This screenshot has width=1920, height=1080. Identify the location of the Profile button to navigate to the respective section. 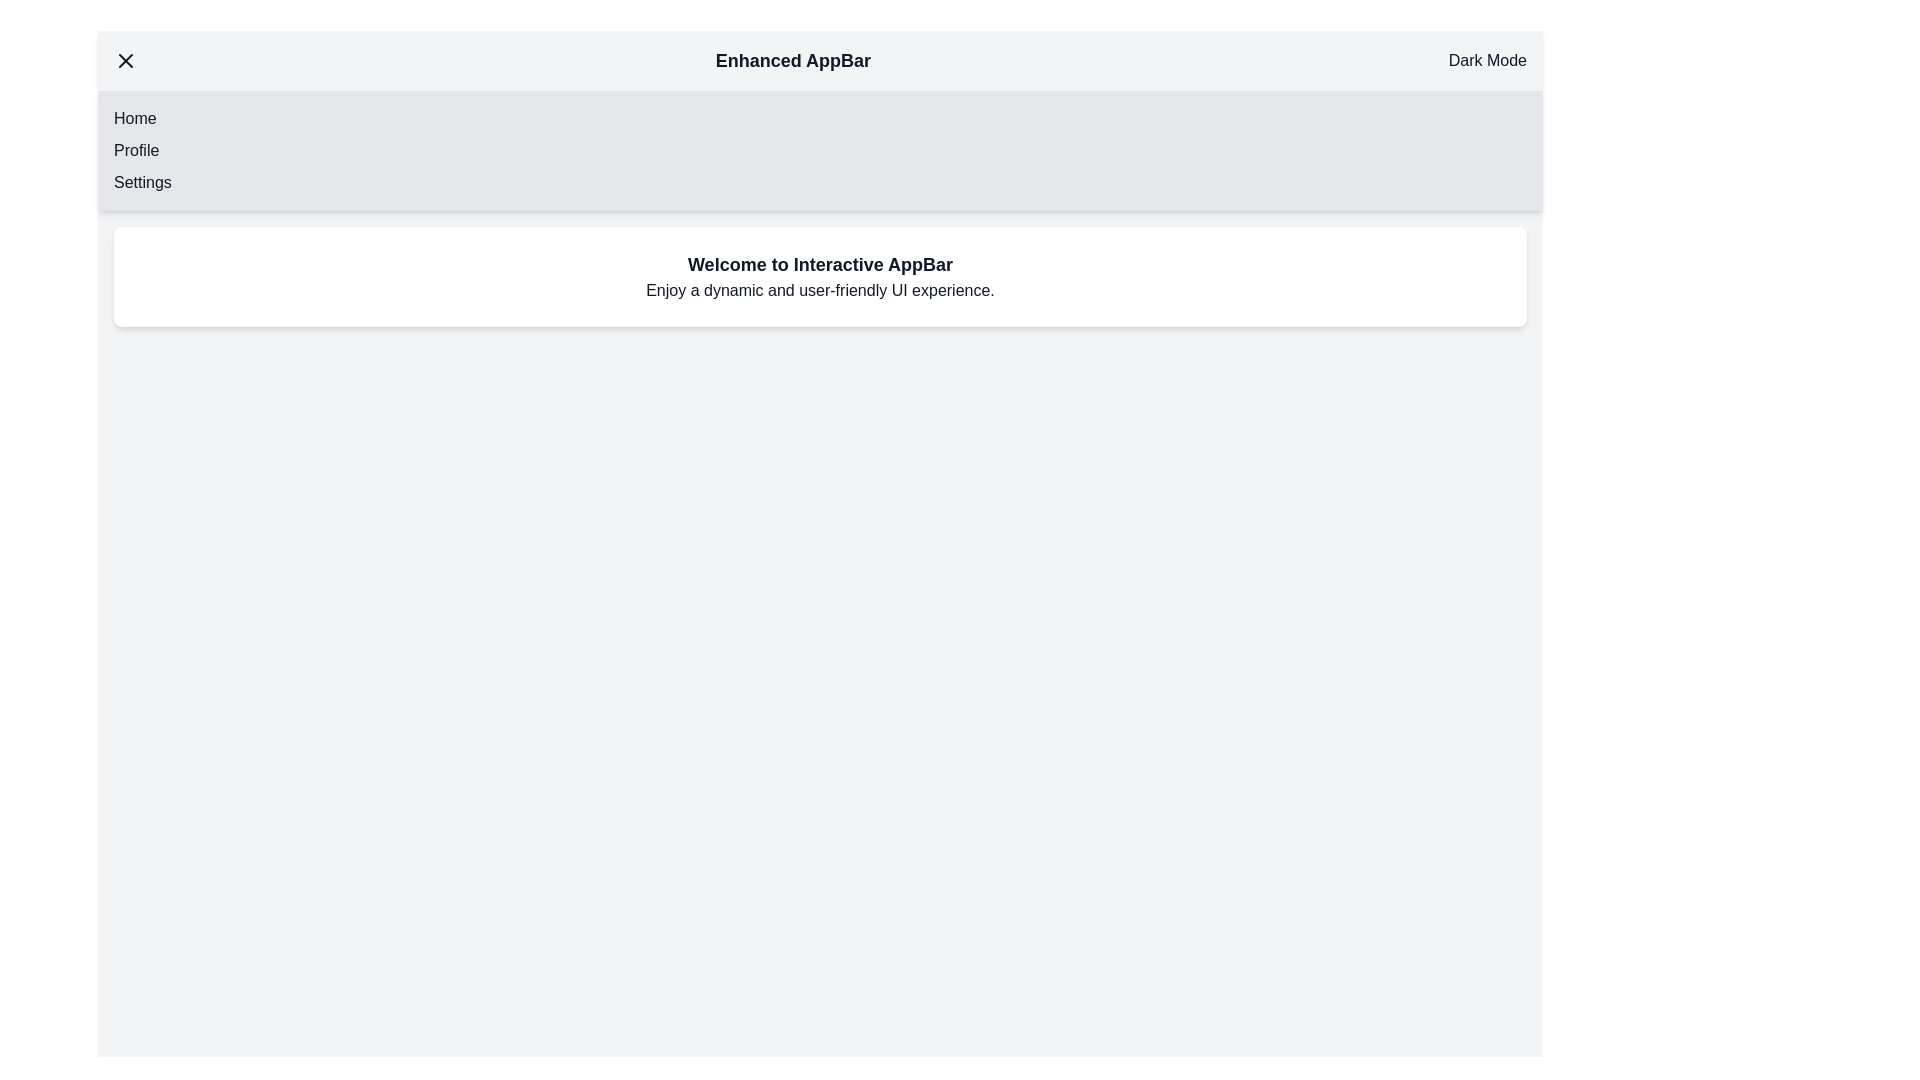
(136, 149).